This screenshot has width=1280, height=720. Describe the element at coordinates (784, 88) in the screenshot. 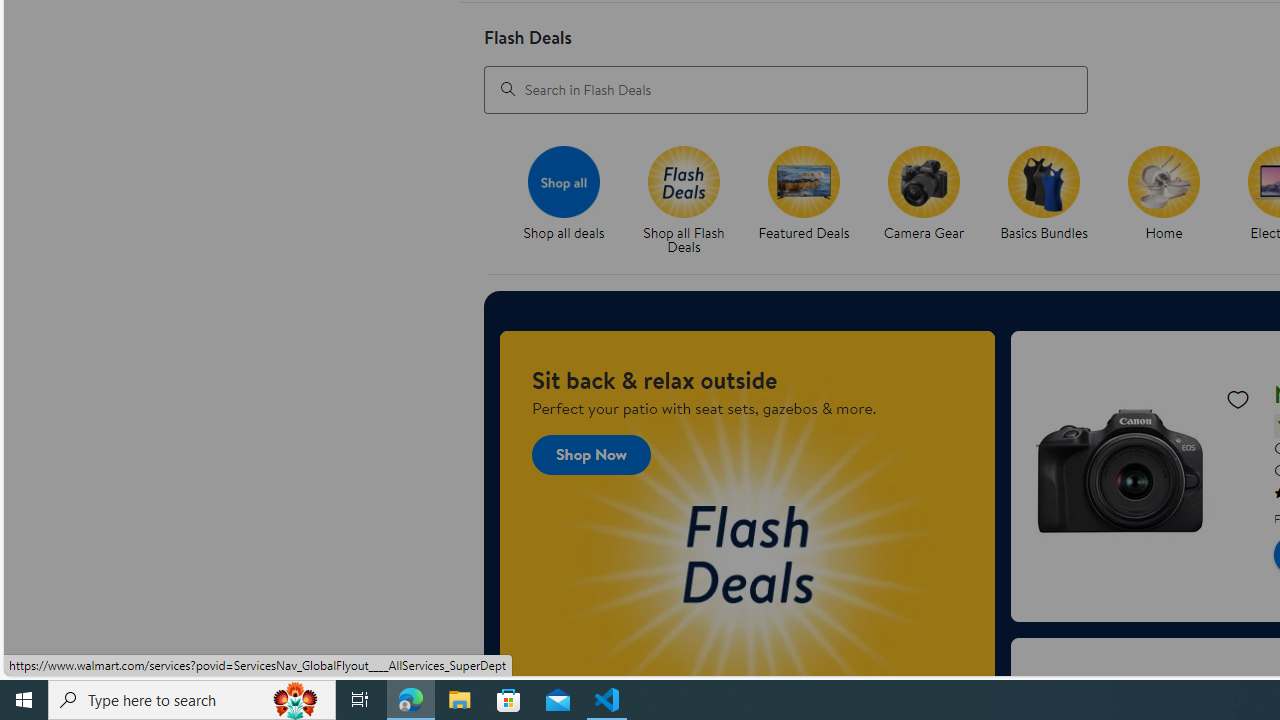

I see `'Search in Flash Deals'` at that location.